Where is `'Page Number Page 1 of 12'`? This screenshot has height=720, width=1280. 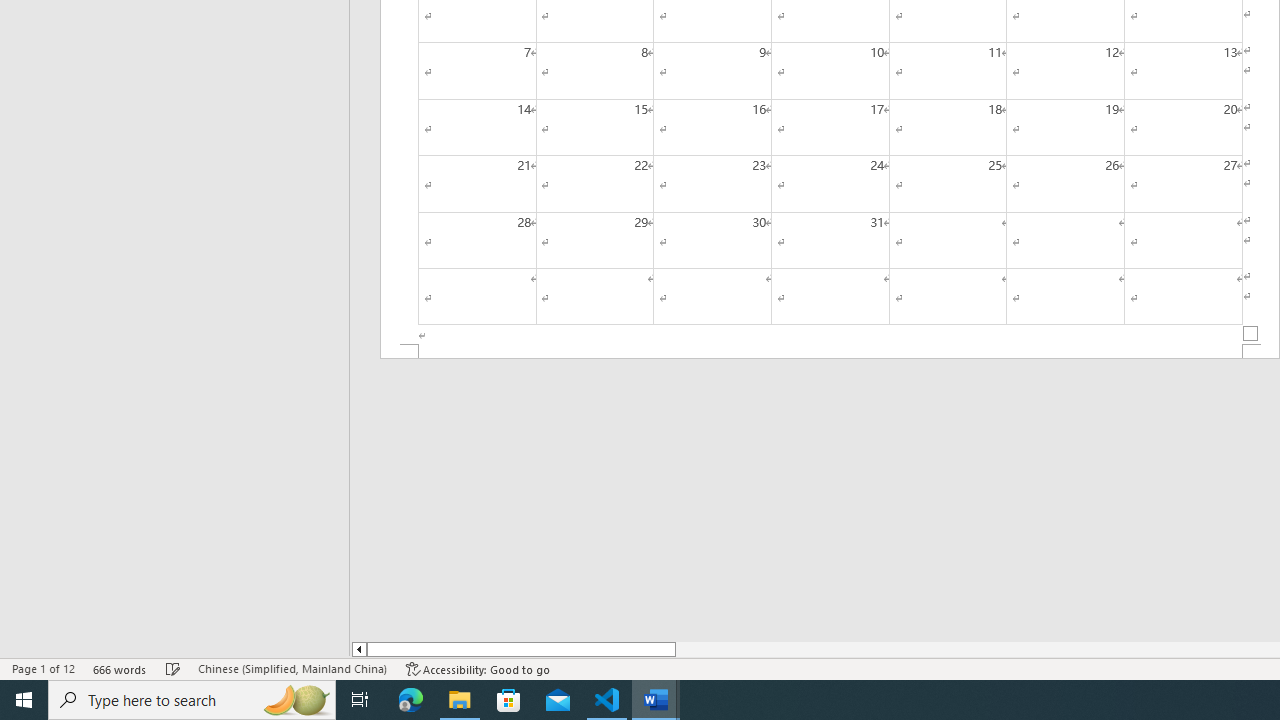
'Page Number Page 1 of 12' is located at coordinates (43, 669).